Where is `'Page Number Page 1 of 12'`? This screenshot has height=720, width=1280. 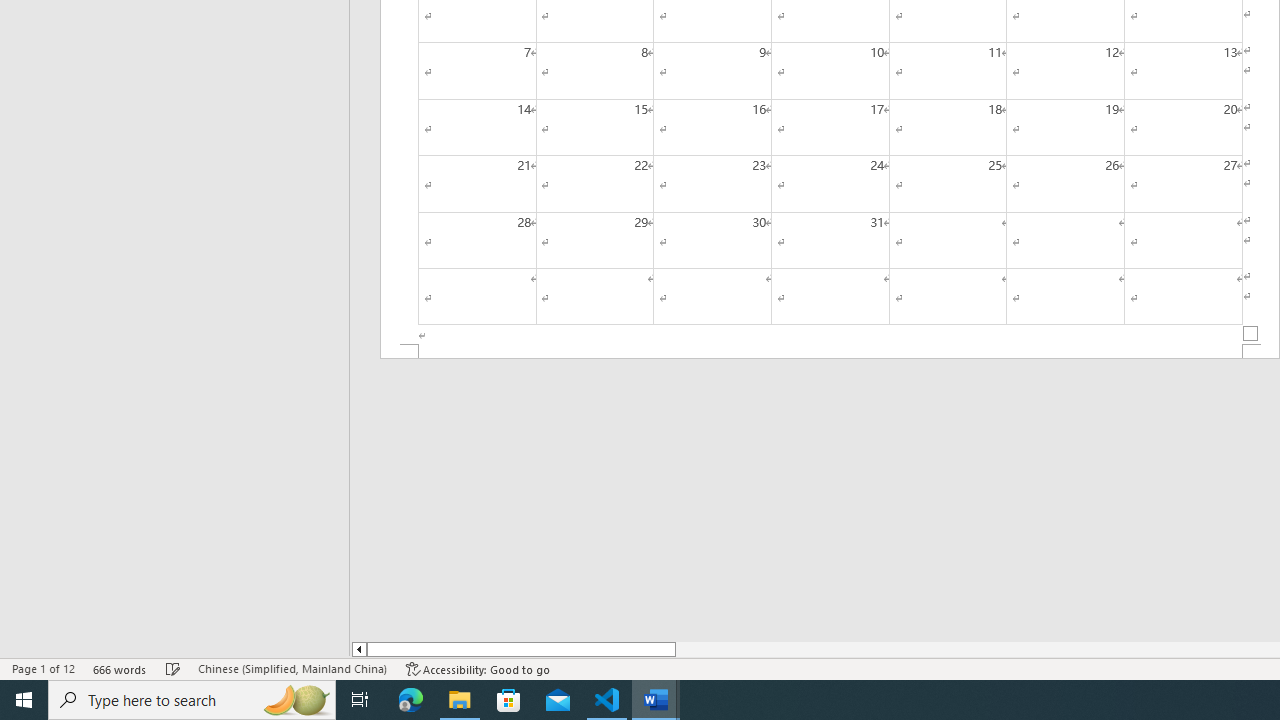
'Page Number Page 1 of 12' is located at coordinates (43, 669).